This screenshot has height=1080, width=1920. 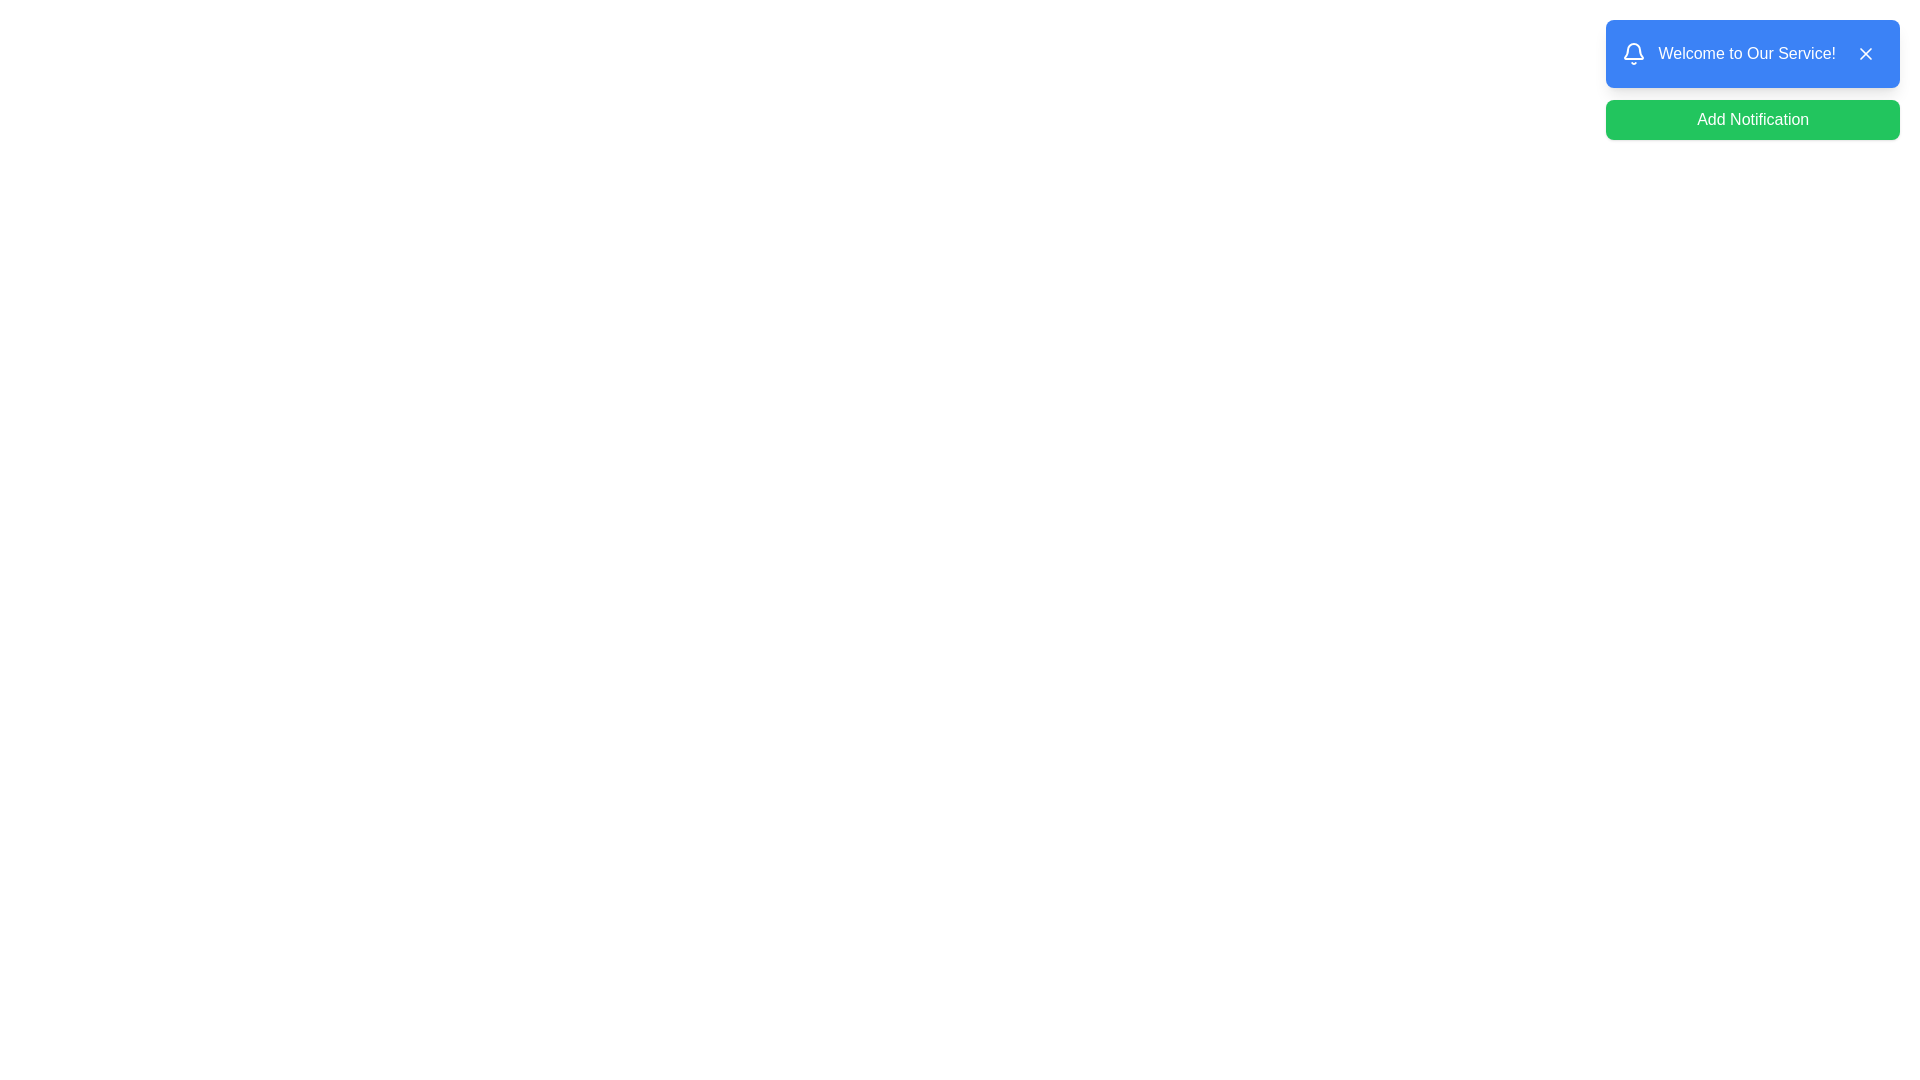 What do you see at coordinates (1634, 53) in the screenshot?
I see `the bell-shaped notification icon, which is outlined in white with a blue background, located in the blue banner that says 'Welcome to Our Service!' near the top-right corner of the interface` at bounding box center [1634, 53].